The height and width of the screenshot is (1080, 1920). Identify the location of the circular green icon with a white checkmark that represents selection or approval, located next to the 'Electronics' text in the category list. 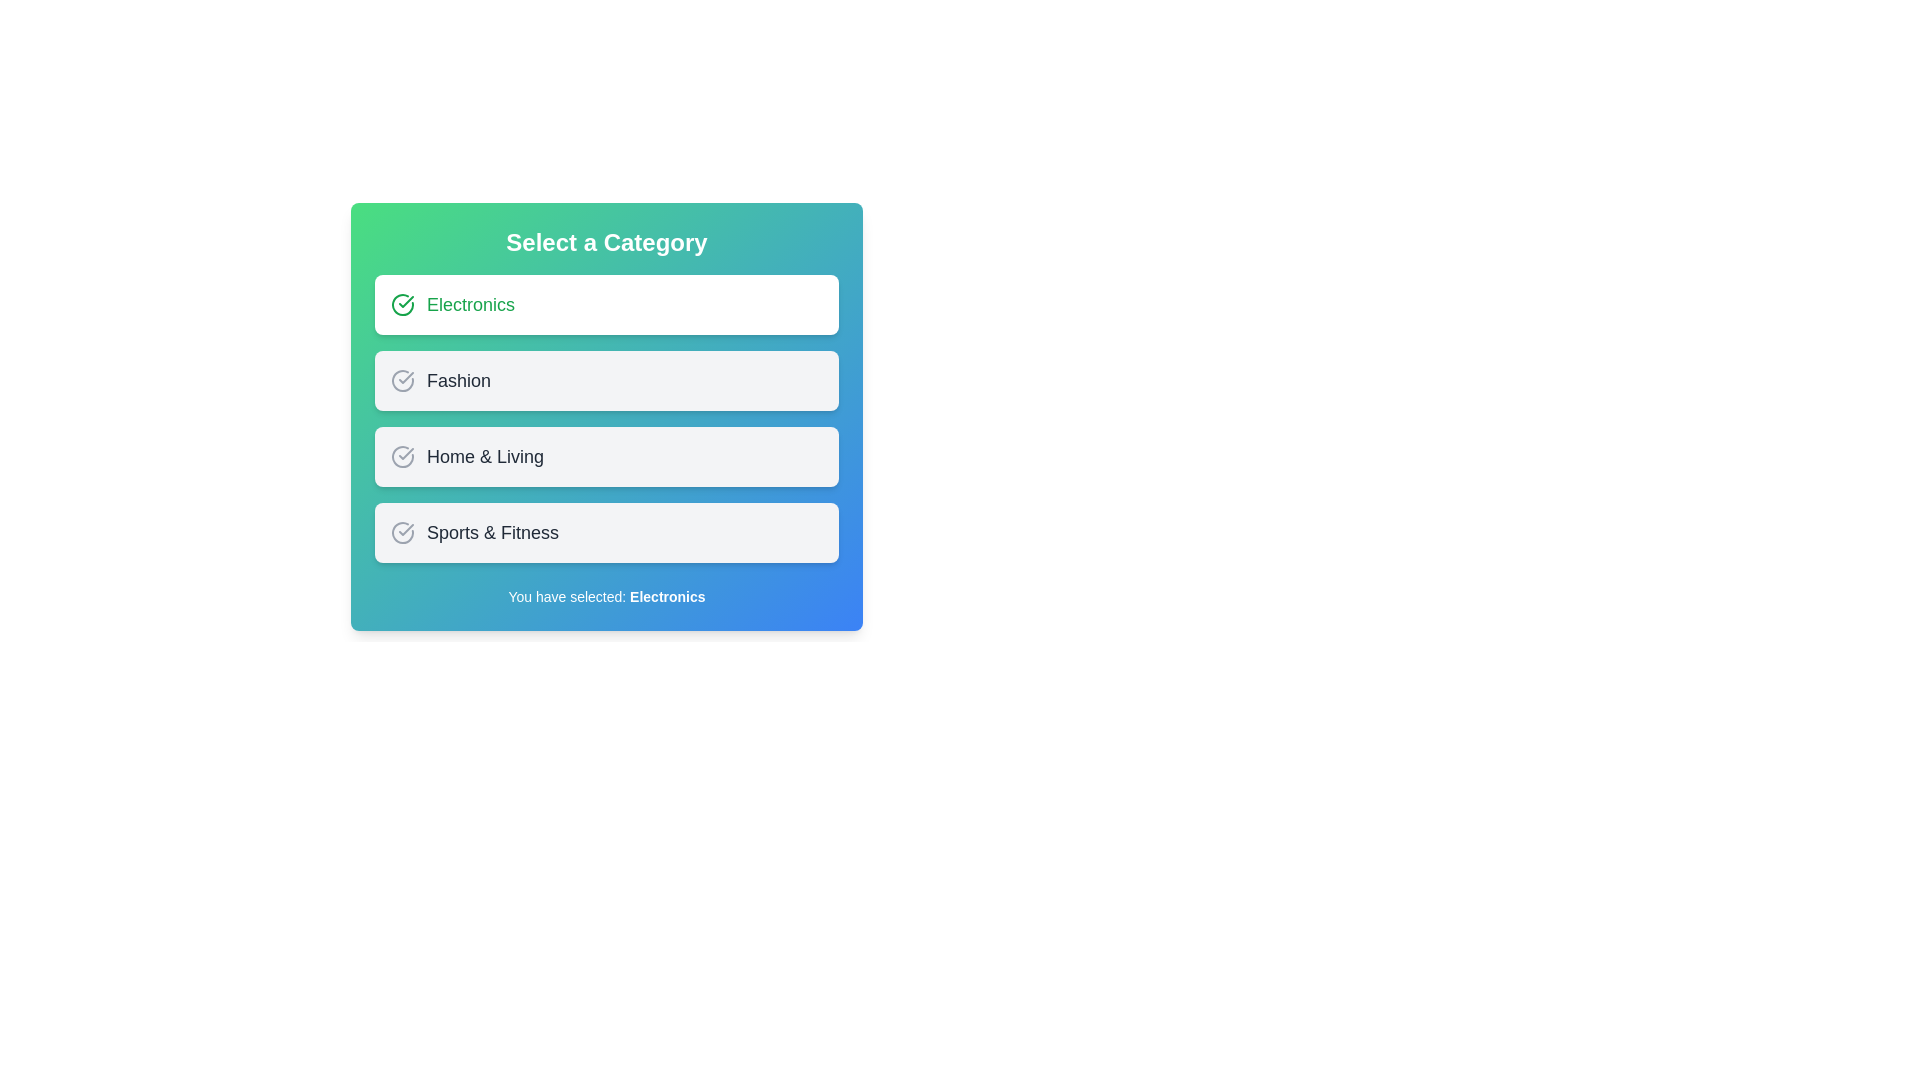
(402, 304).